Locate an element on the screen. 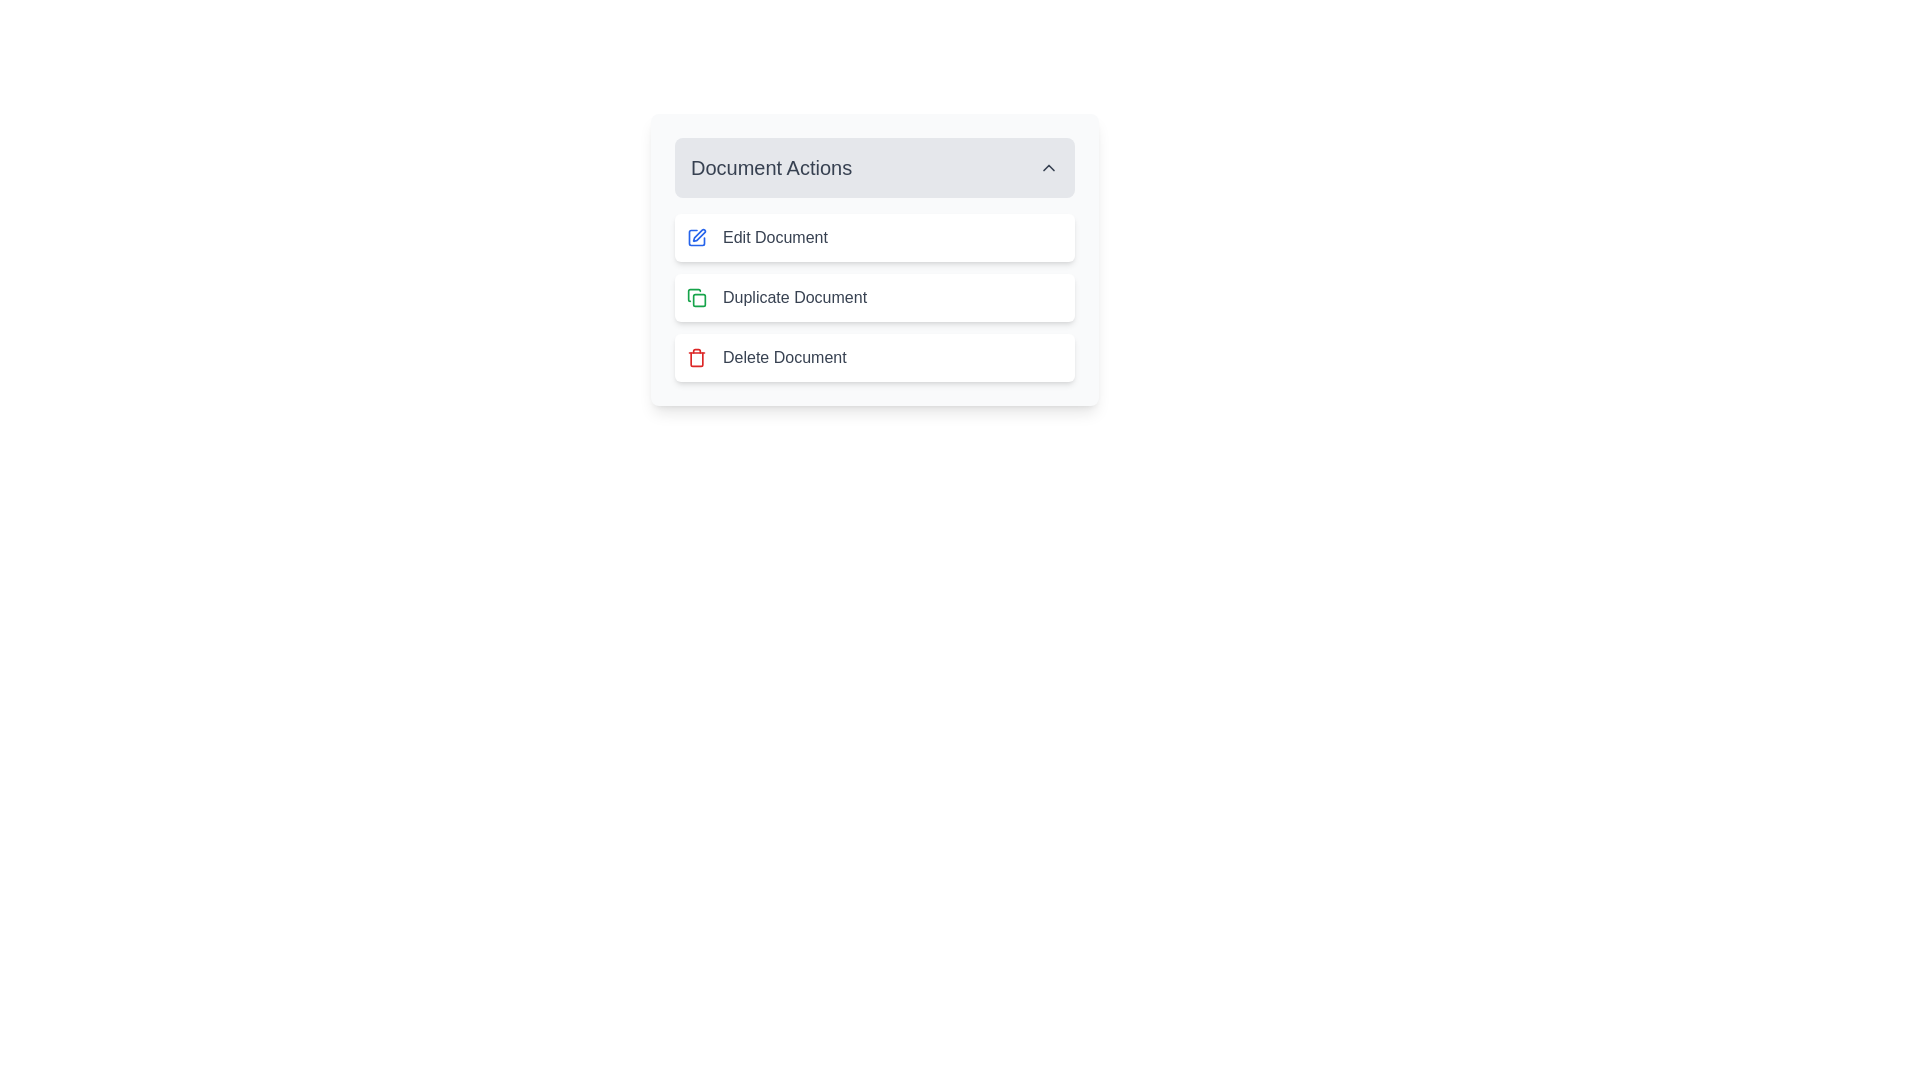 This screenshot has height=1080, width=1920. the delete button located as the third item under the 'Document Actions' section is located at coordinates (874, 357).